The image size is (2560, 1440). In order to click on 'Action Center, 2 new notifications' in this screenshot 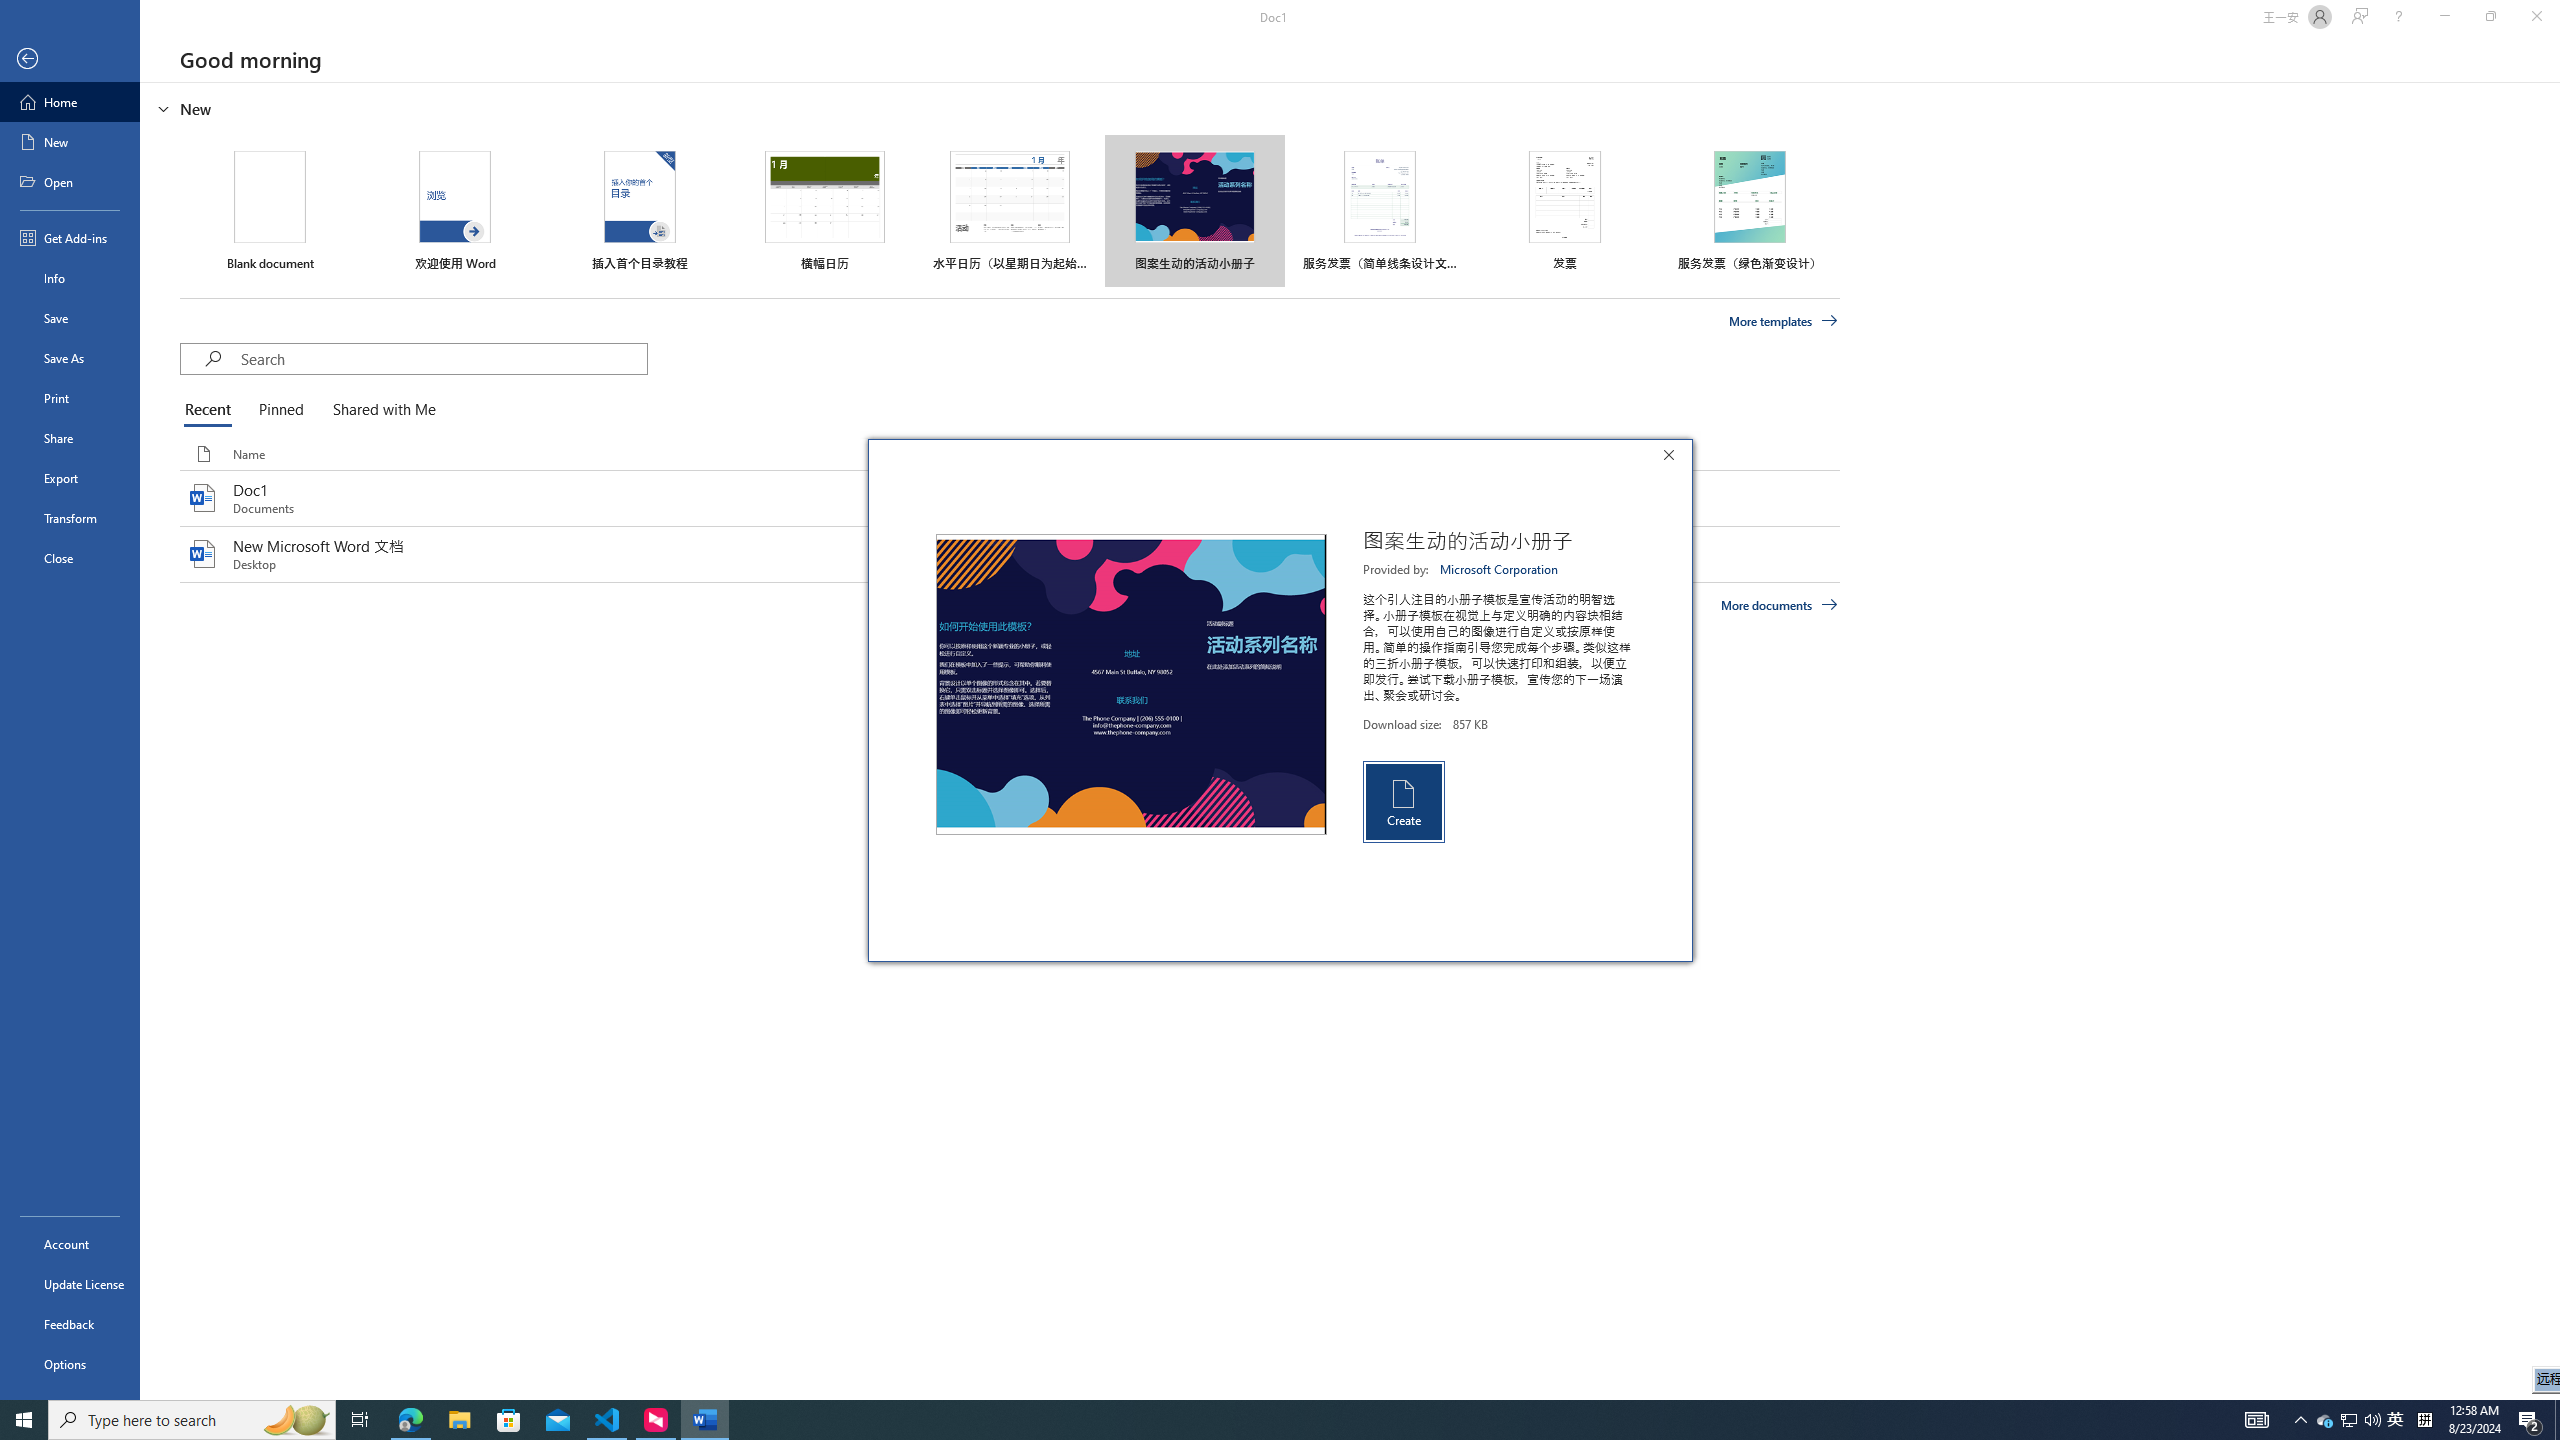, I will do `click(2530, 1418)`.